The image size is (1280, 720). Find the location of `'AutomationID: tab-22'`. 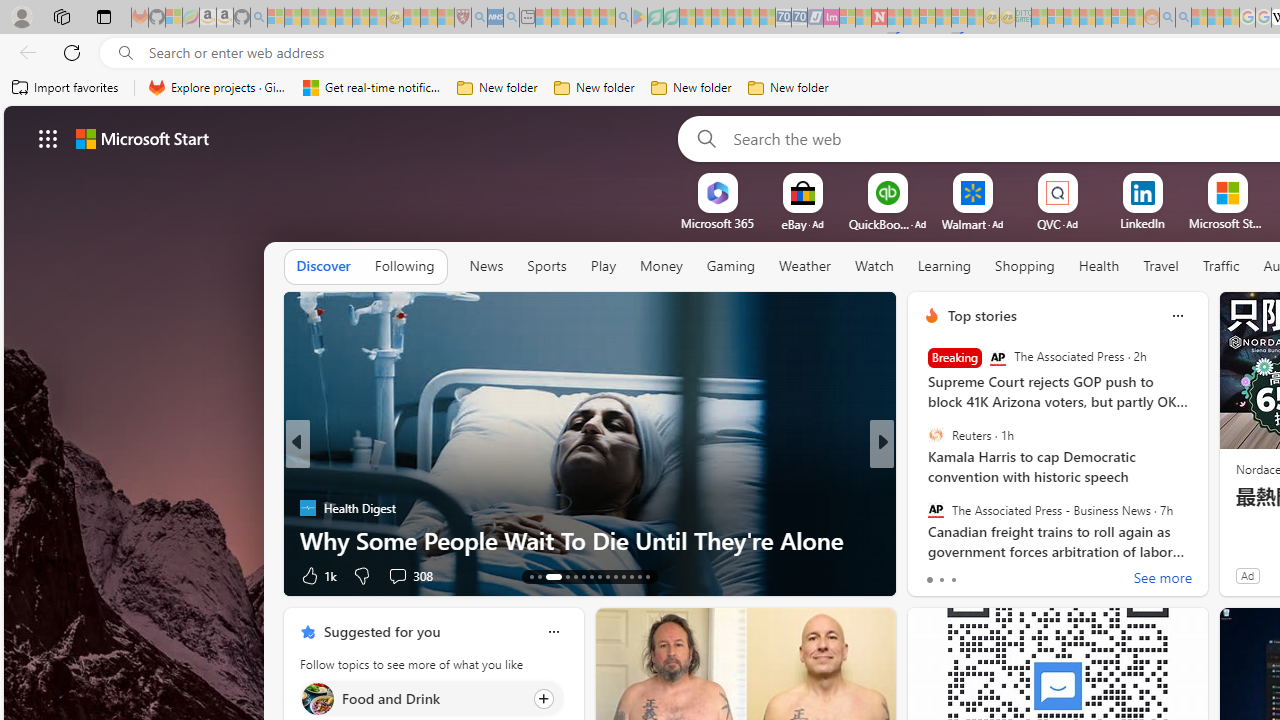

'AutomationID: tab-22' is located at coordinates (614, 577).